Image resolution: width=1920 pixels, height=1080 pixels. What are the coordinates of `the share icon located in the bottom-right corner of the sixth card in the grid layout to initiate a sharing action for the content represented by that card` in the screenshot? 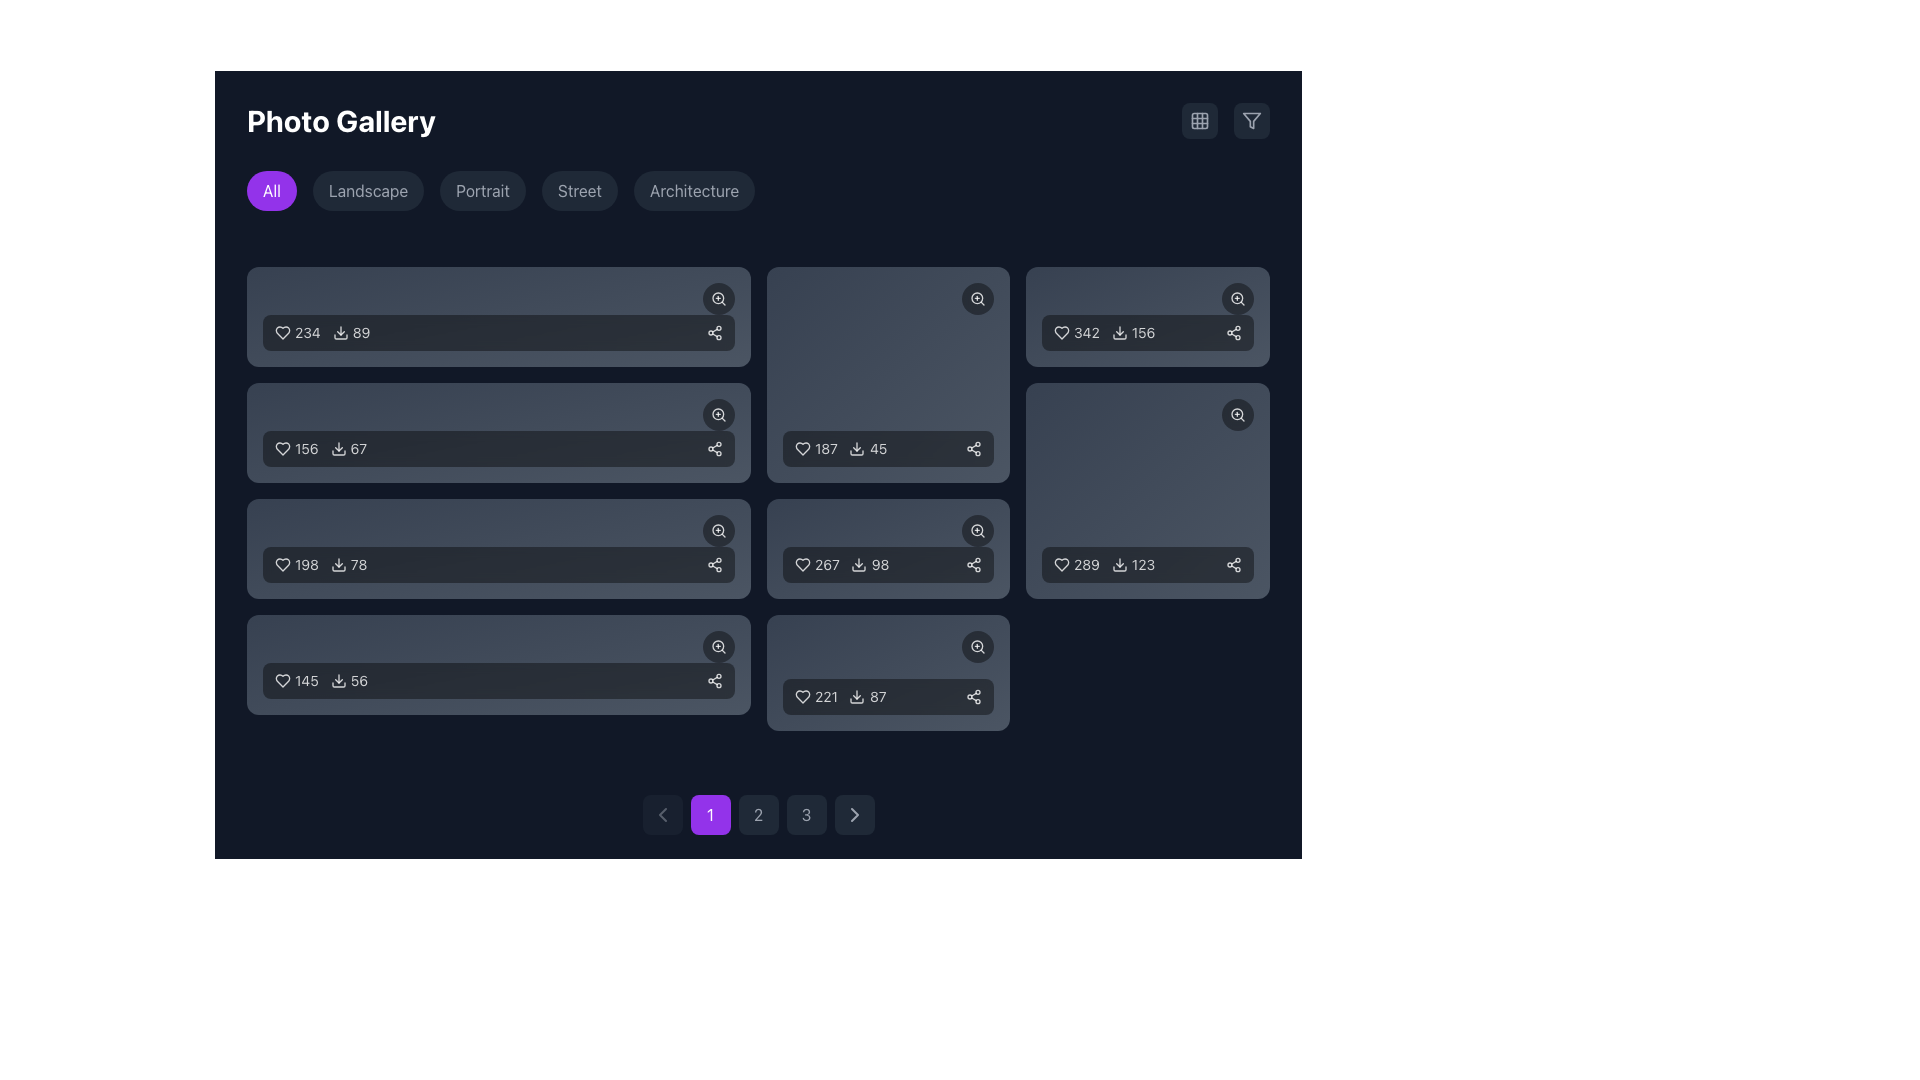 It's located at (974, 564).